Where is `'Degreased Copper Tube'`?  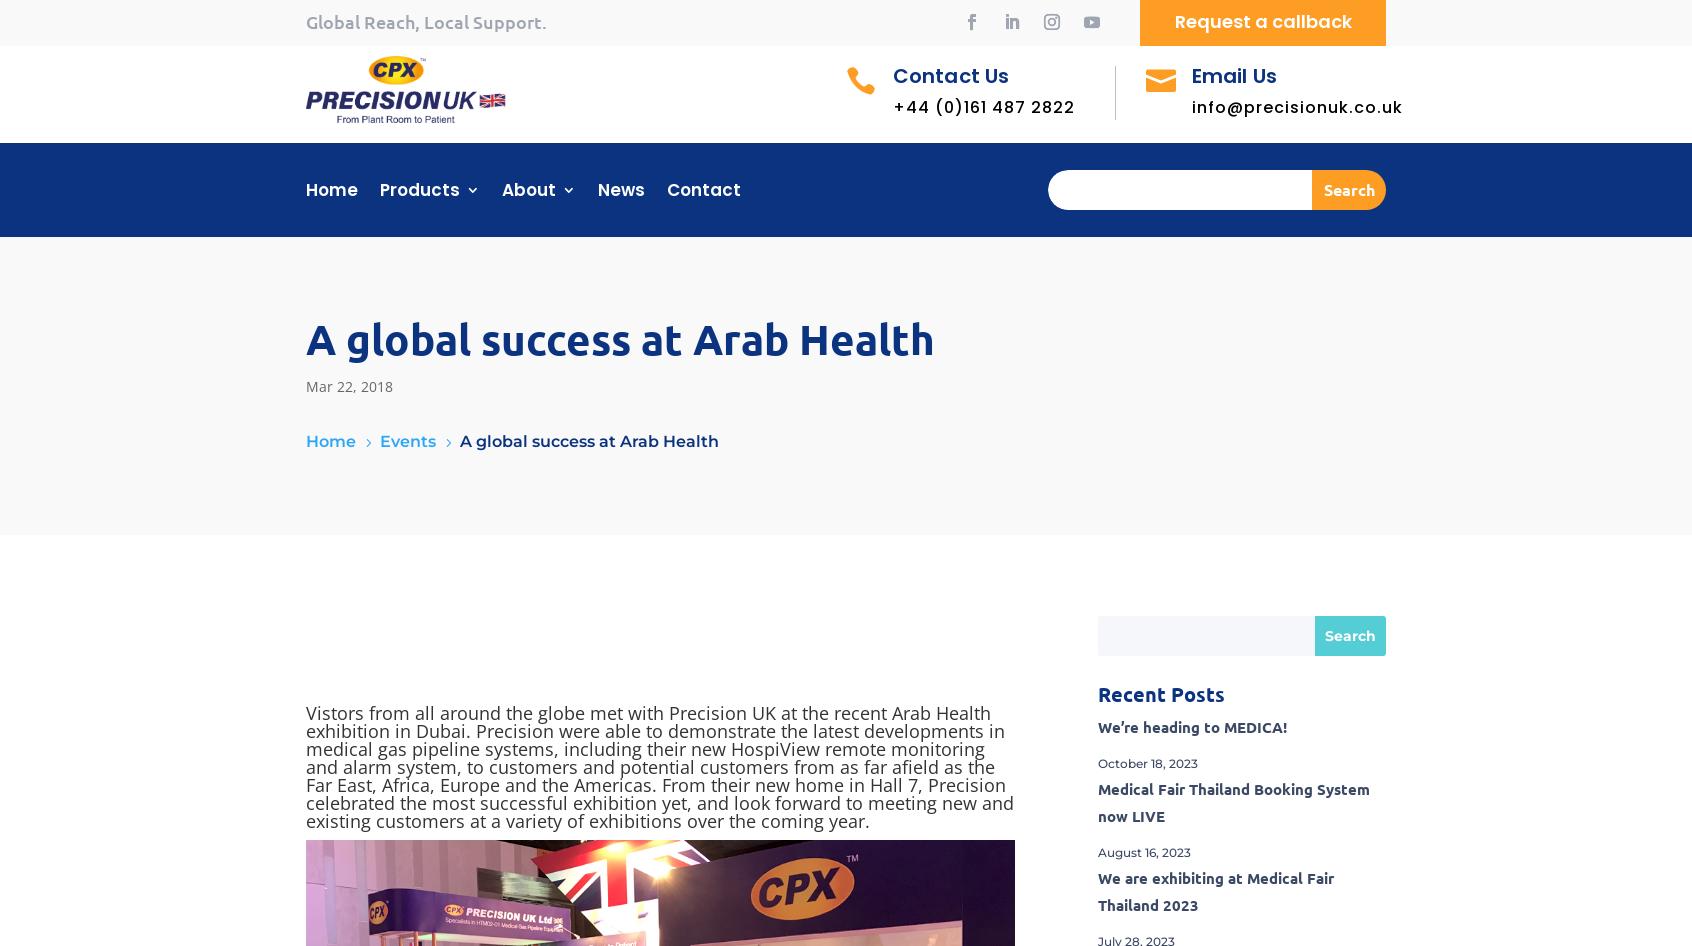 'Degreased Copper Tube' is located at coordinates (736, 327).